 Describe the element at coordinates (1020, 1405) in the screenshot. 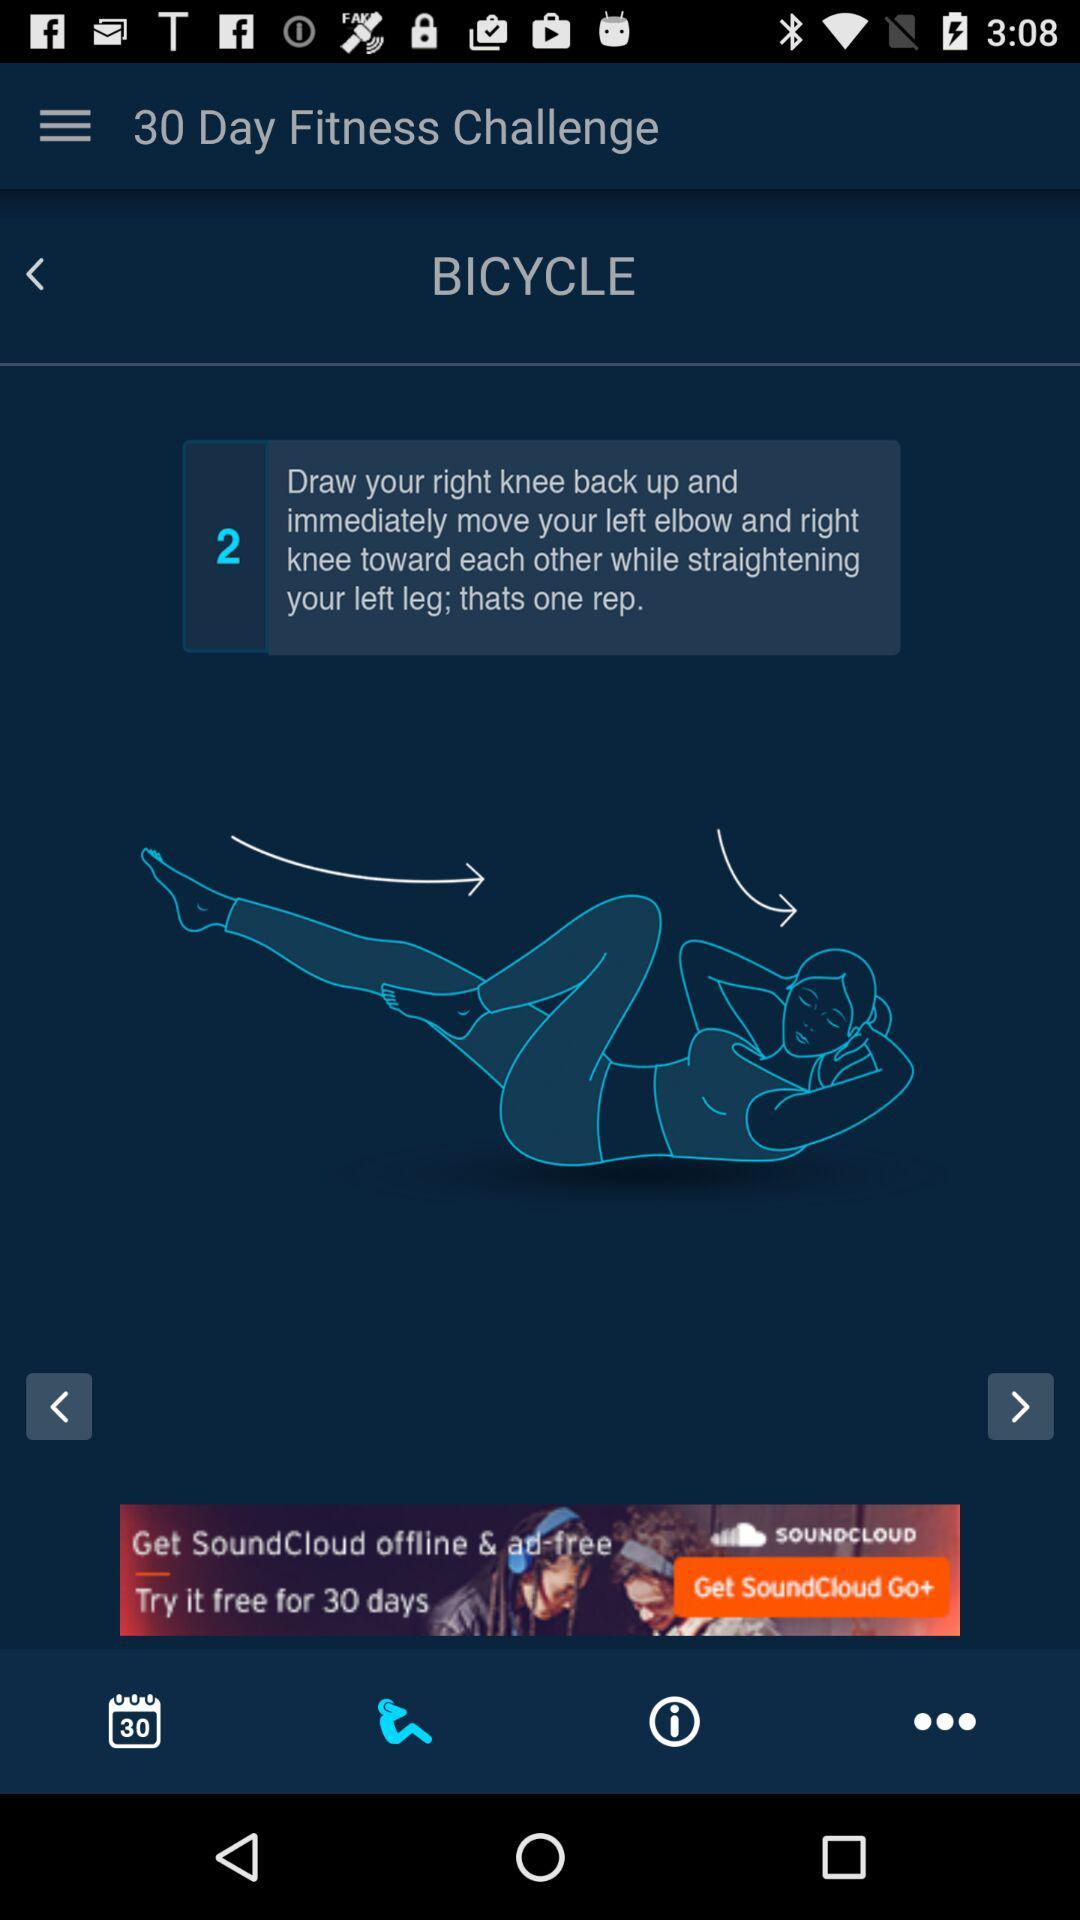

I see `go next` at that location.